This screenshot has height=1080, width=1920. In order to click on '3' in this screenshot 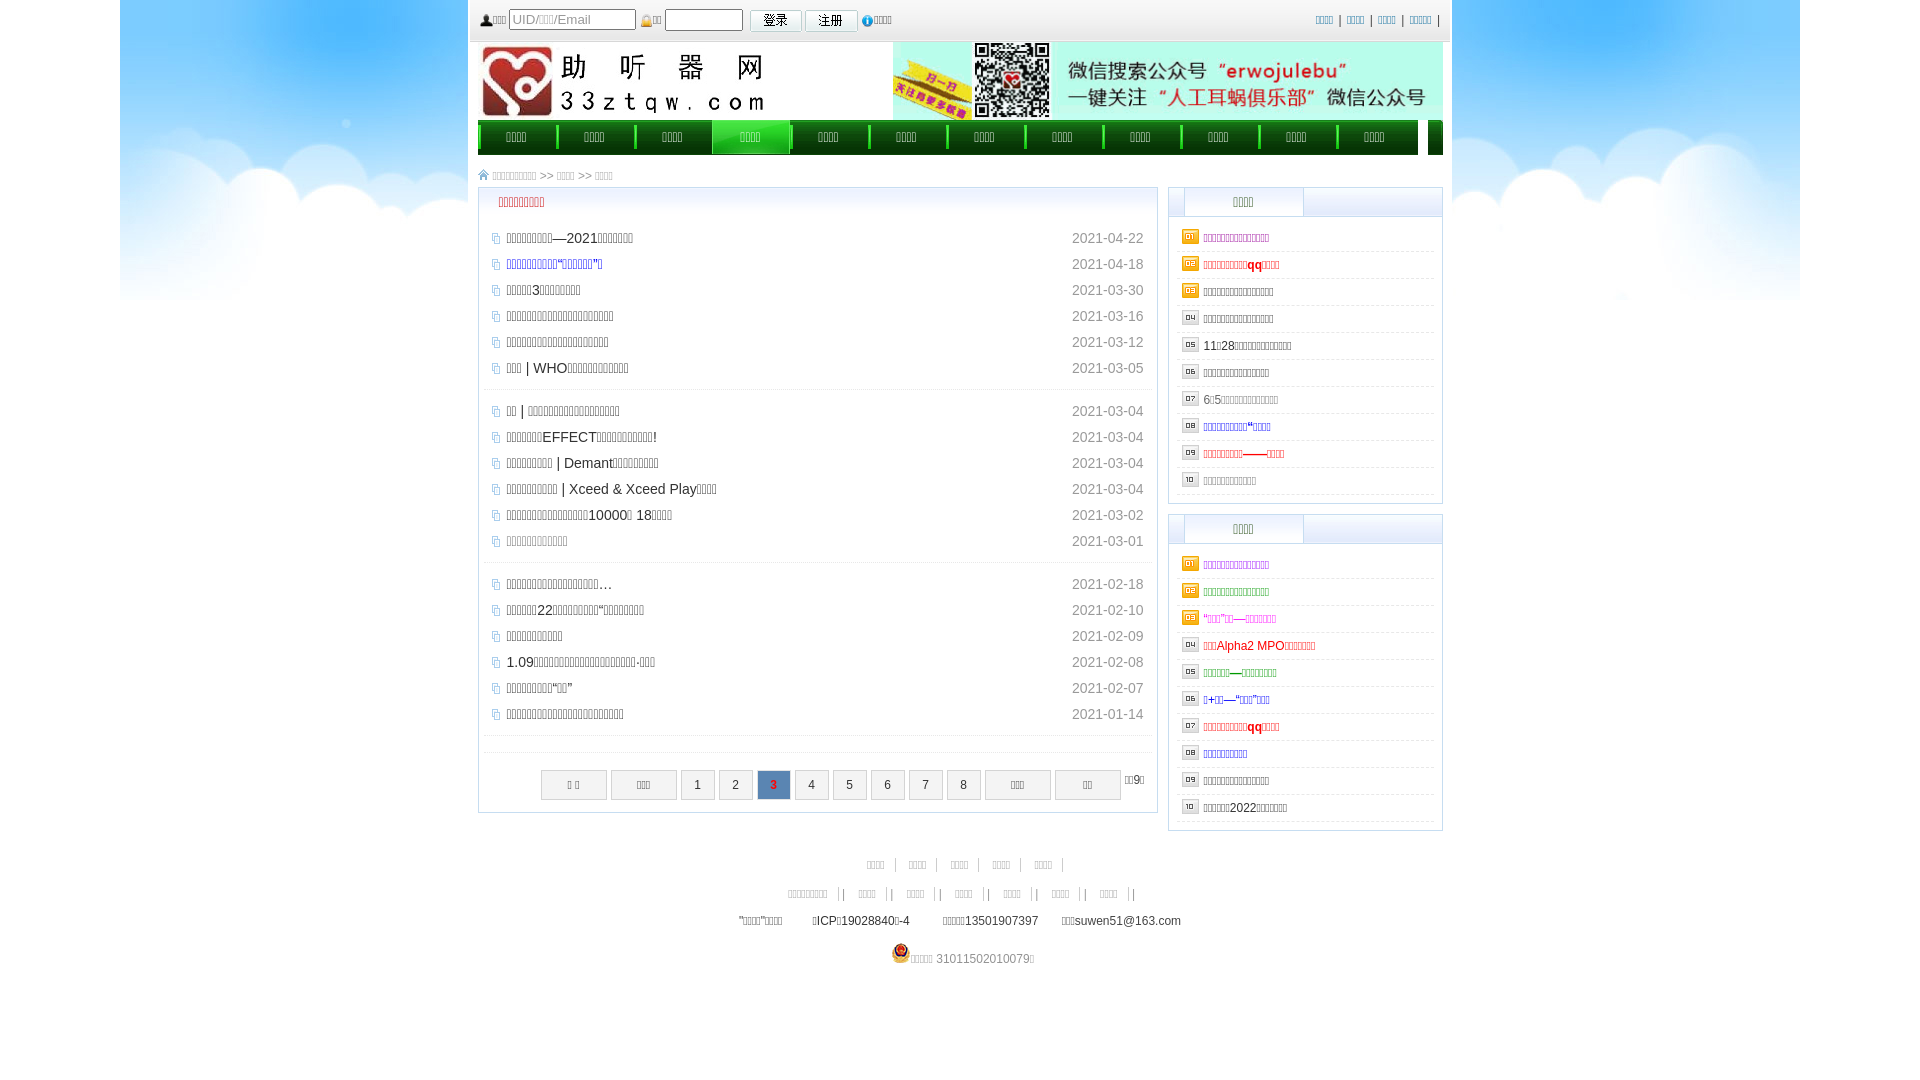, I will do `click(772, 784)`.